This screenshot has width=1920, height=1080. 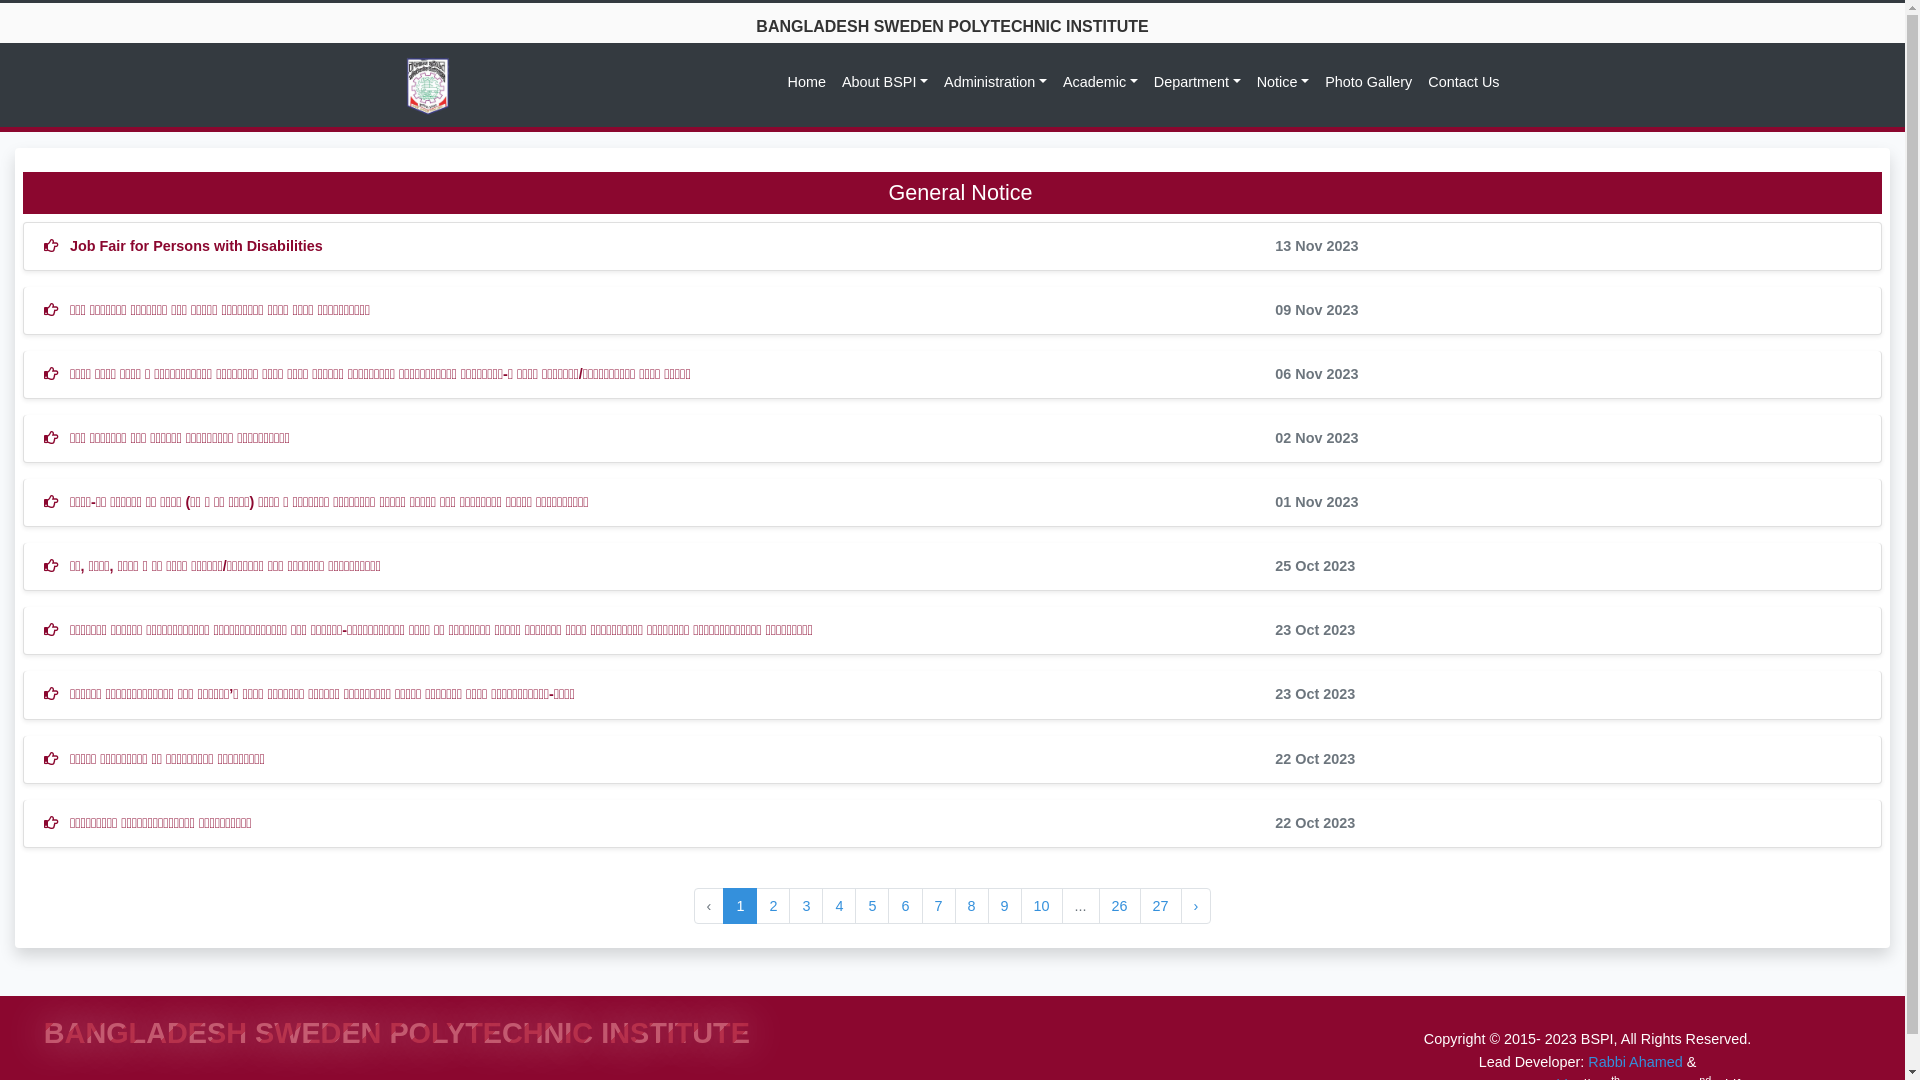 What do you see at coordinates (1099, 81) in the screenshot?
I see `'Academic'` at bounding box center [1099, 81].